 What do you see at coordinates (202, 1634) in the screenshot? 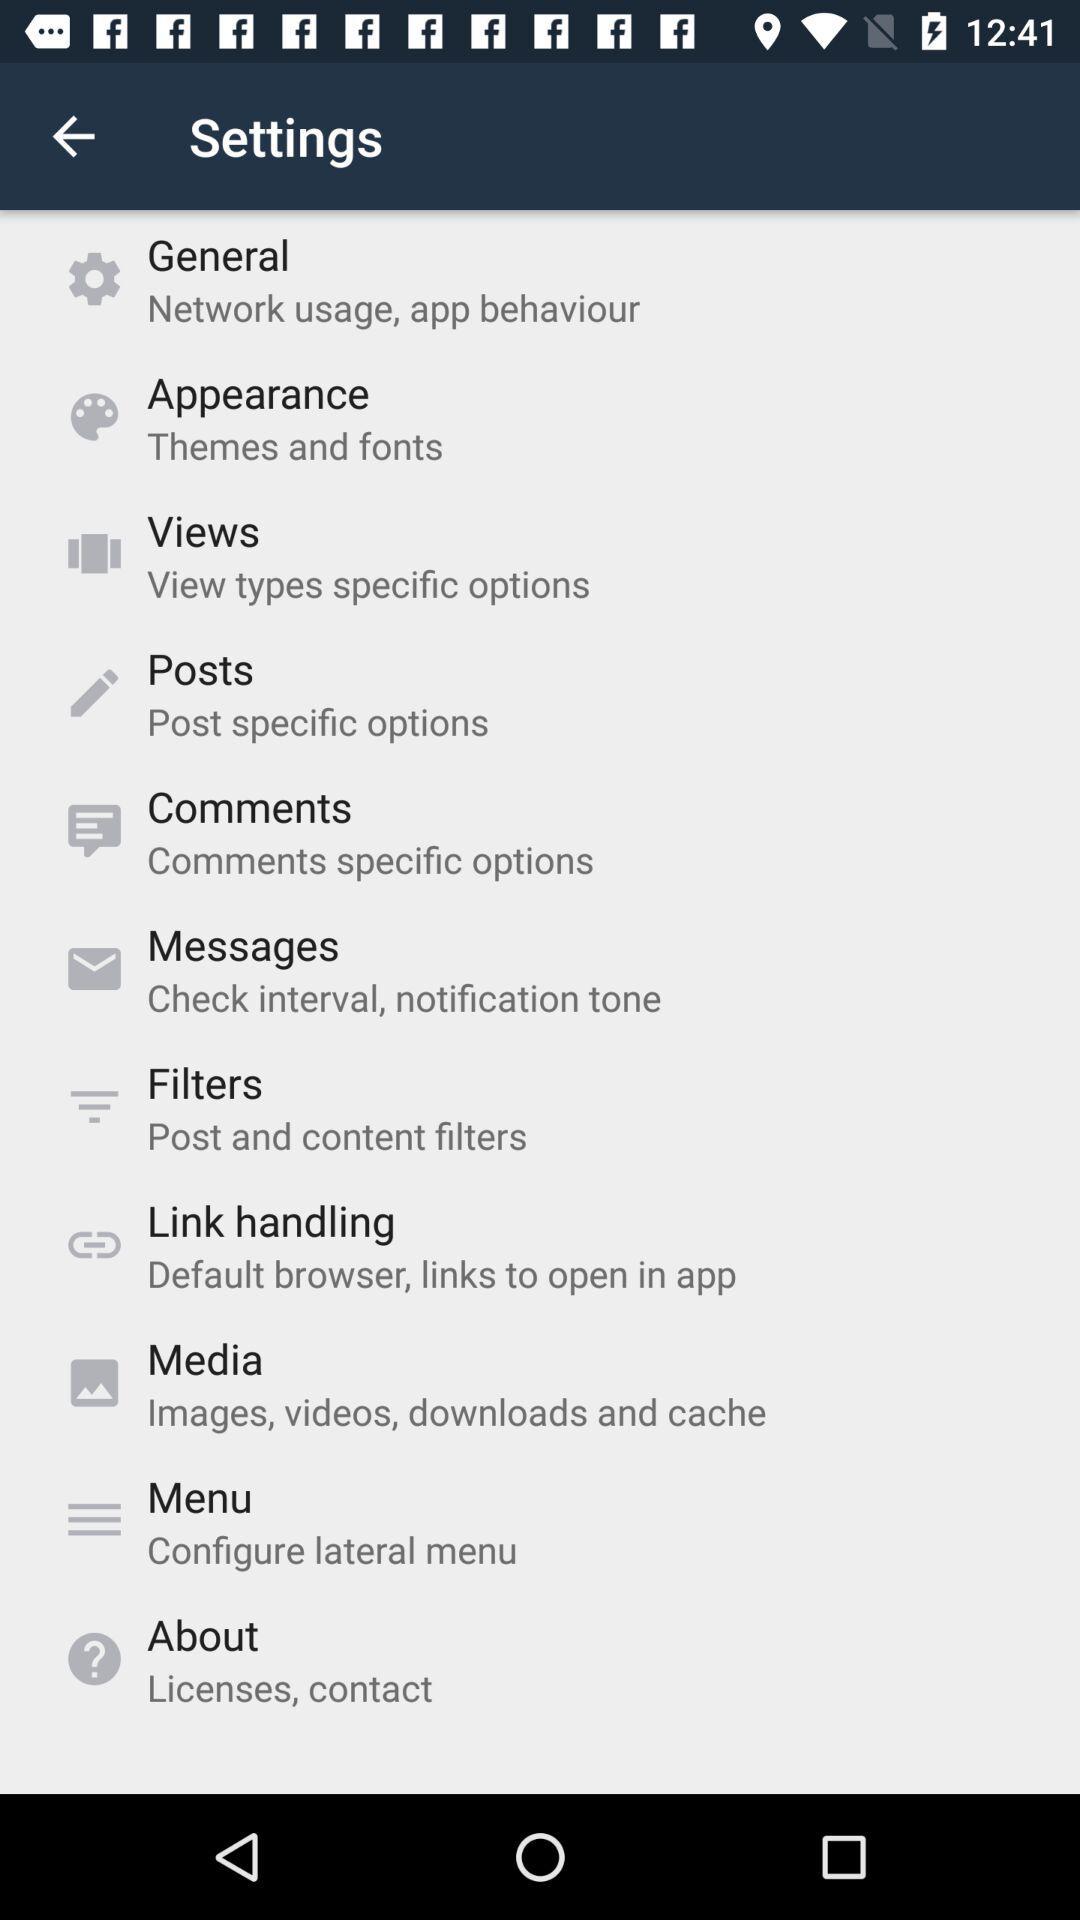
I see `about item` at bounding box center [202, 1634].